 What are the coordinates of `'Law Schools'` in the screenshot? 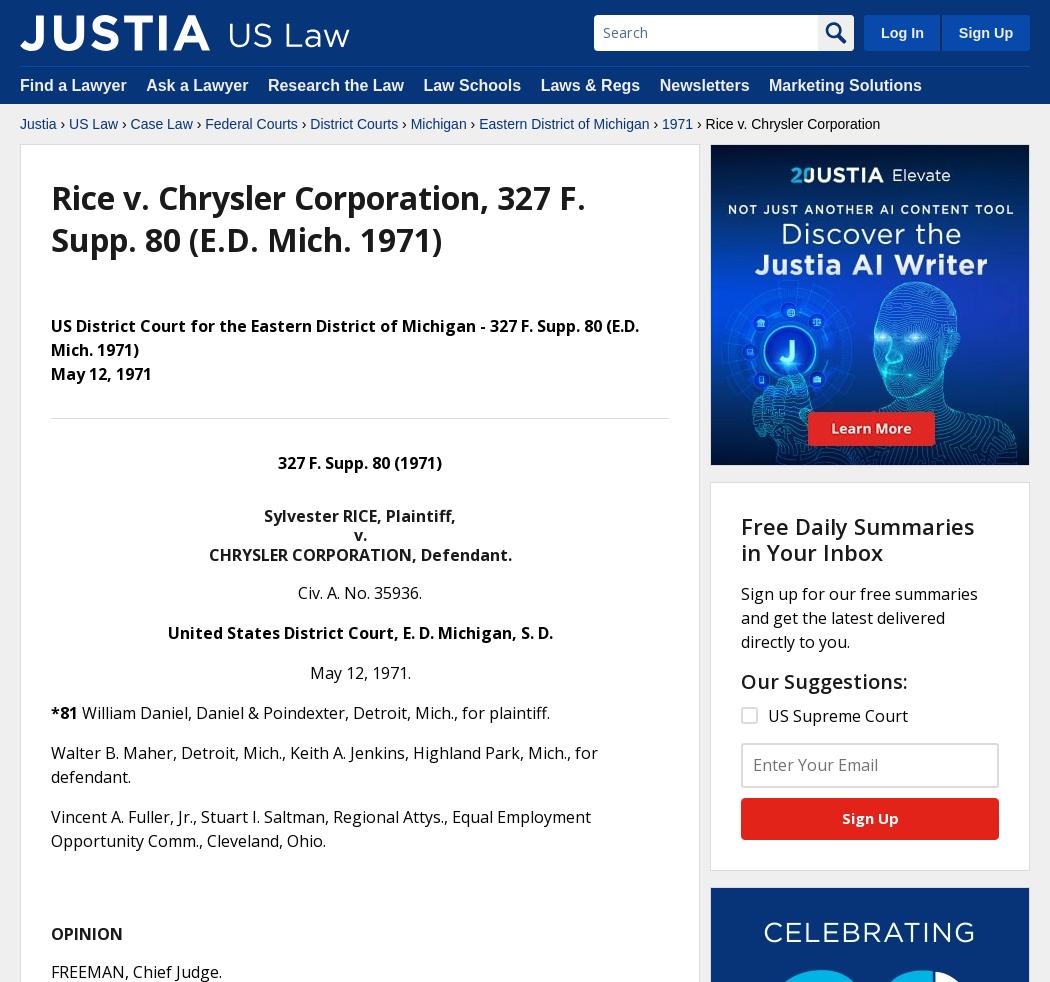 It's located at (422, 84).